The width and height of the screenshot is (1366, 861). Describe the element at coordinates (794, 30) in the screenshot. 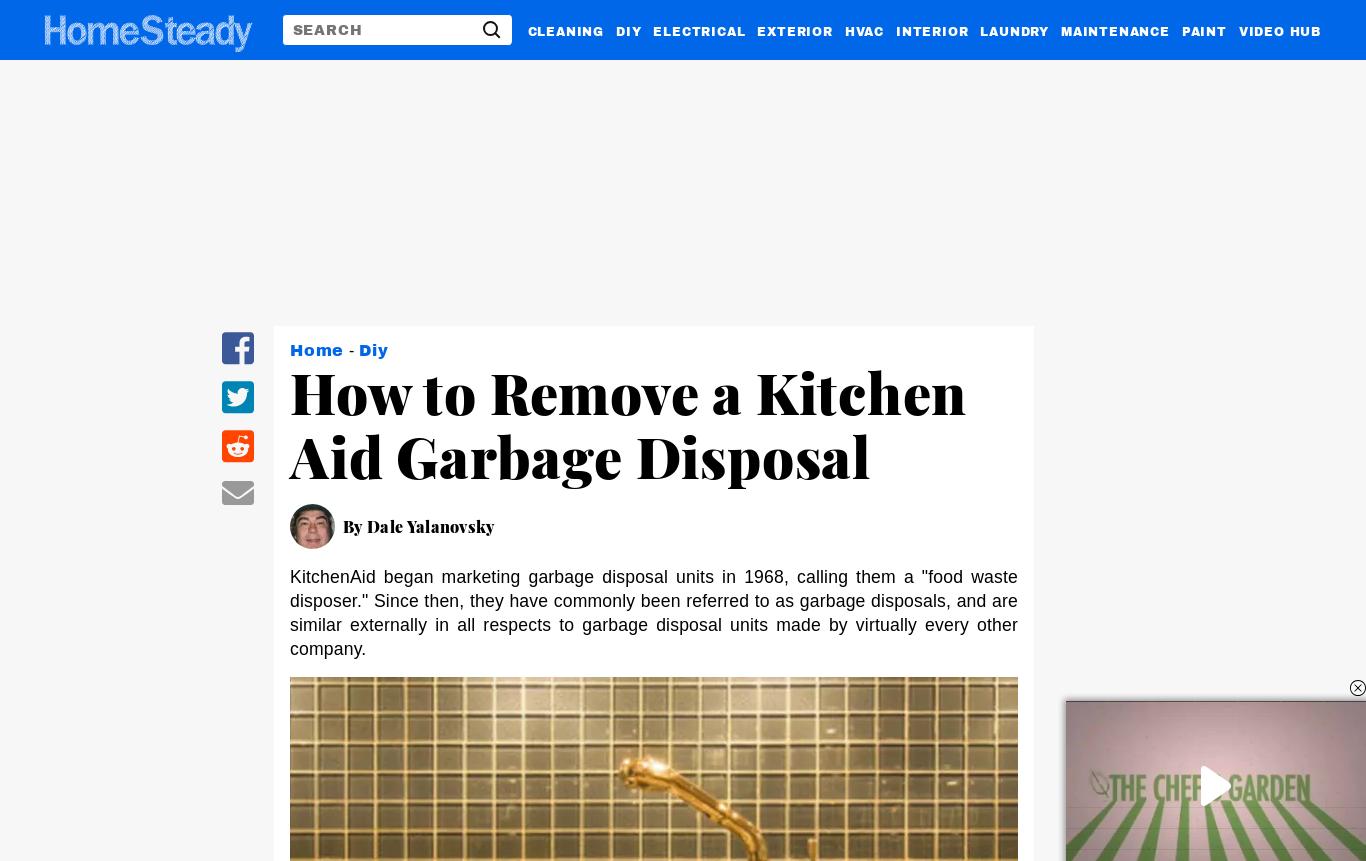

I see `'EXTERIOR'` at that location.